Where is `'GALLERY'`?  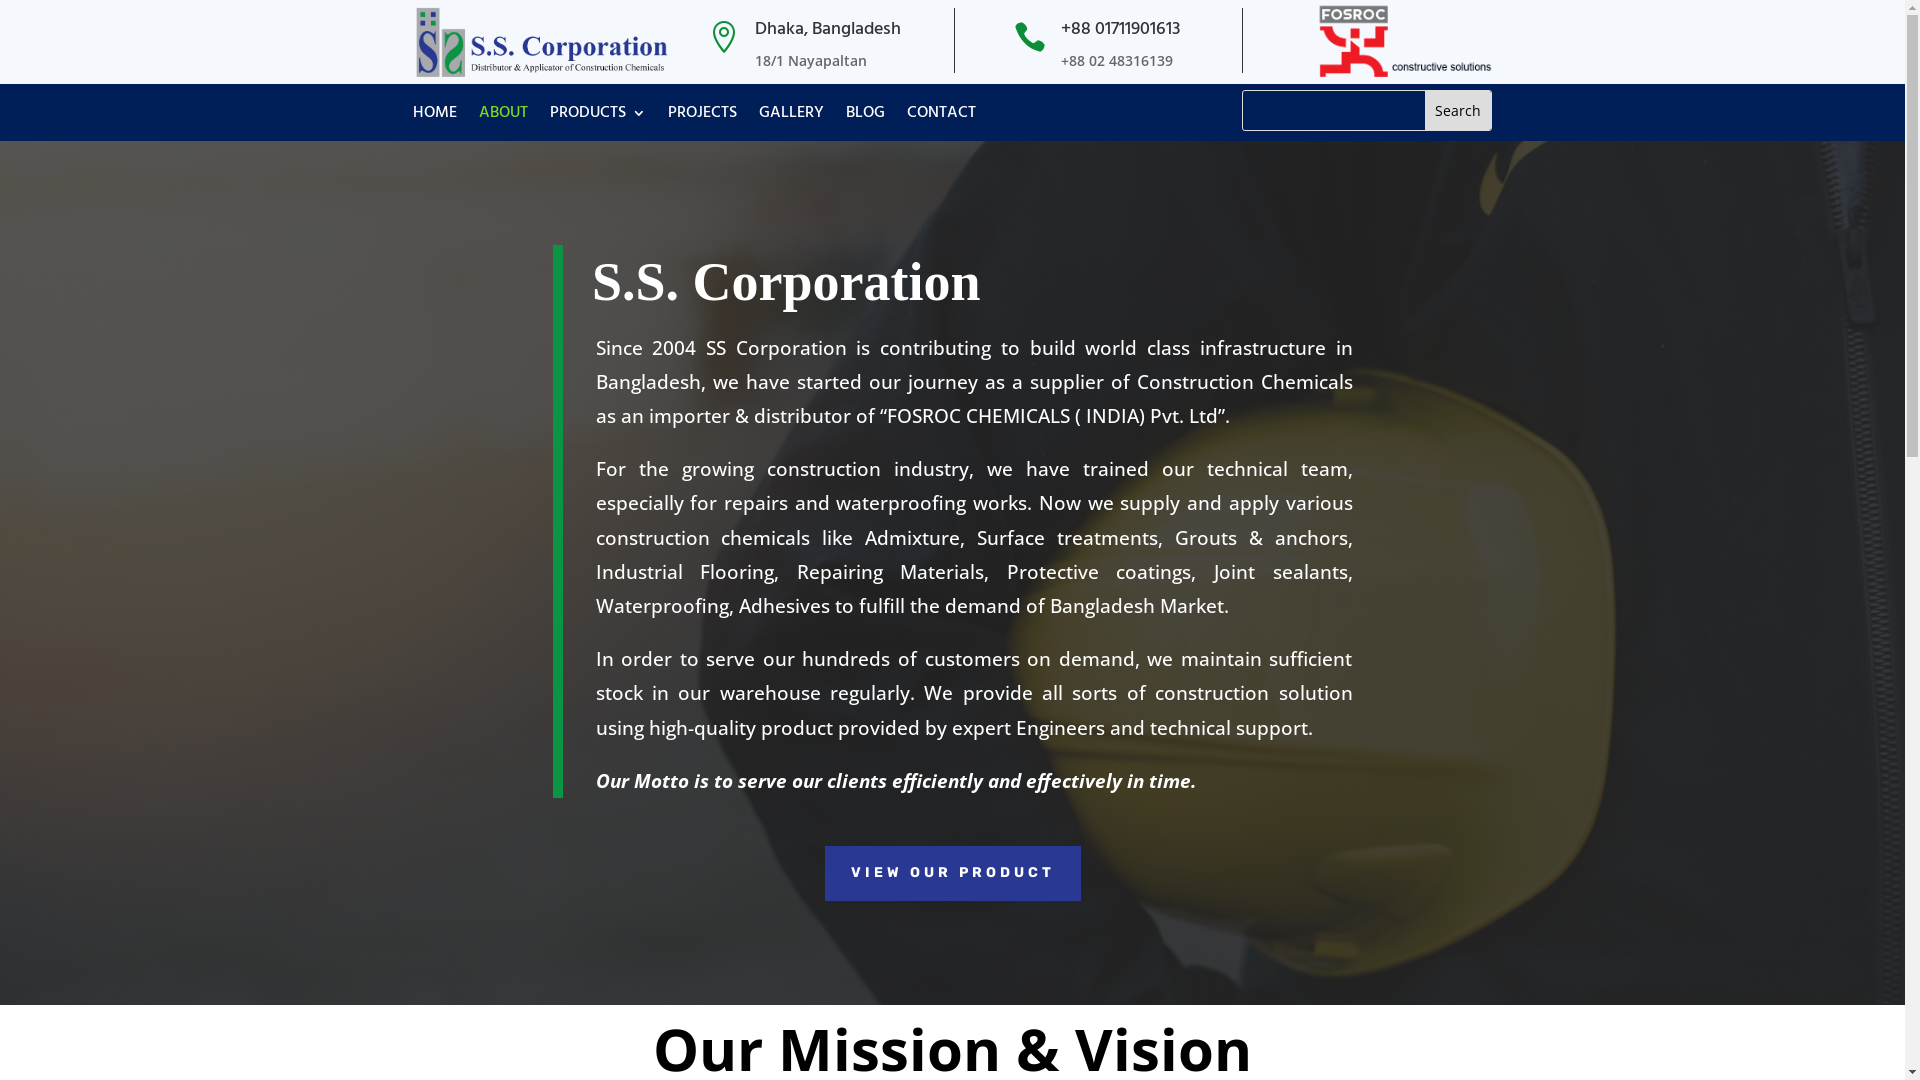
'GALLERY' is located at coordinates (789, 116).